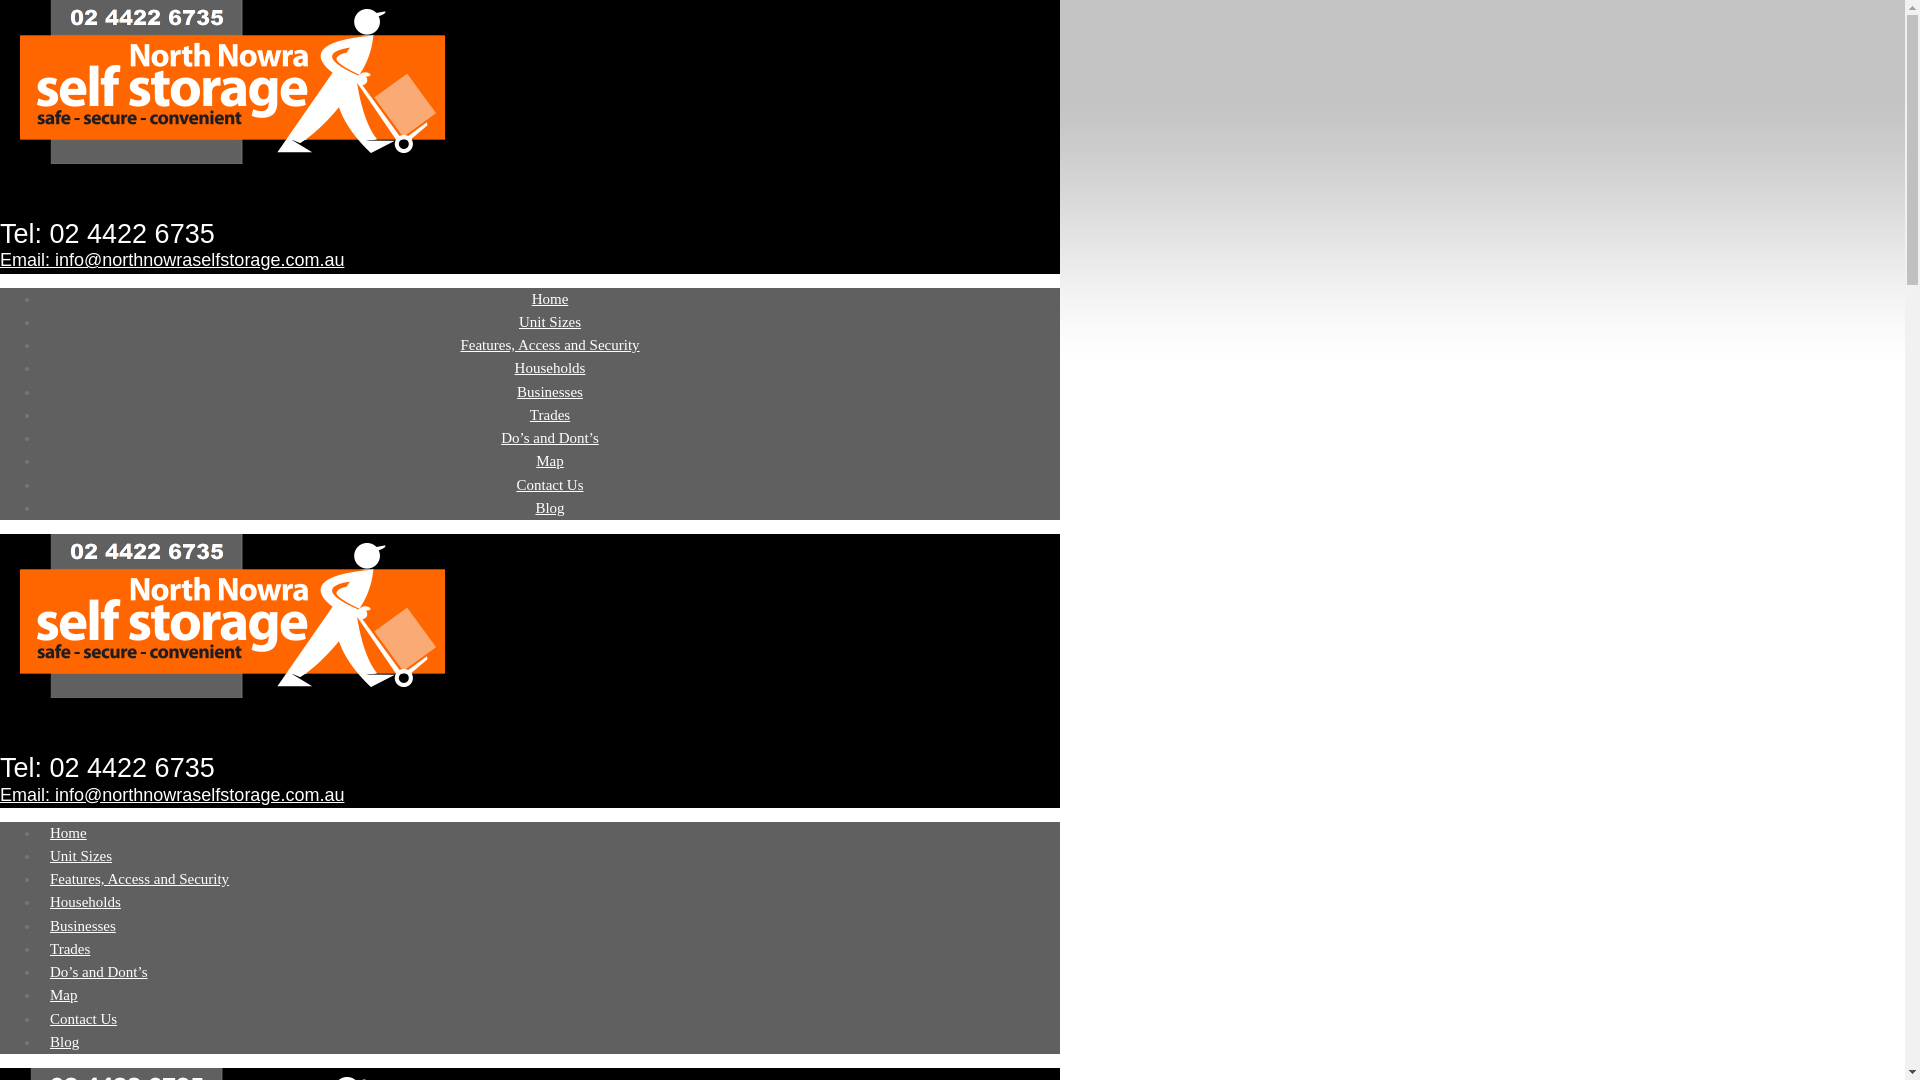 This screenshot has width=1920, height=1080. What do you see at coordinates (550, 461) in the screenshot?
I see `'Map'` at bounding box center [550, 461].